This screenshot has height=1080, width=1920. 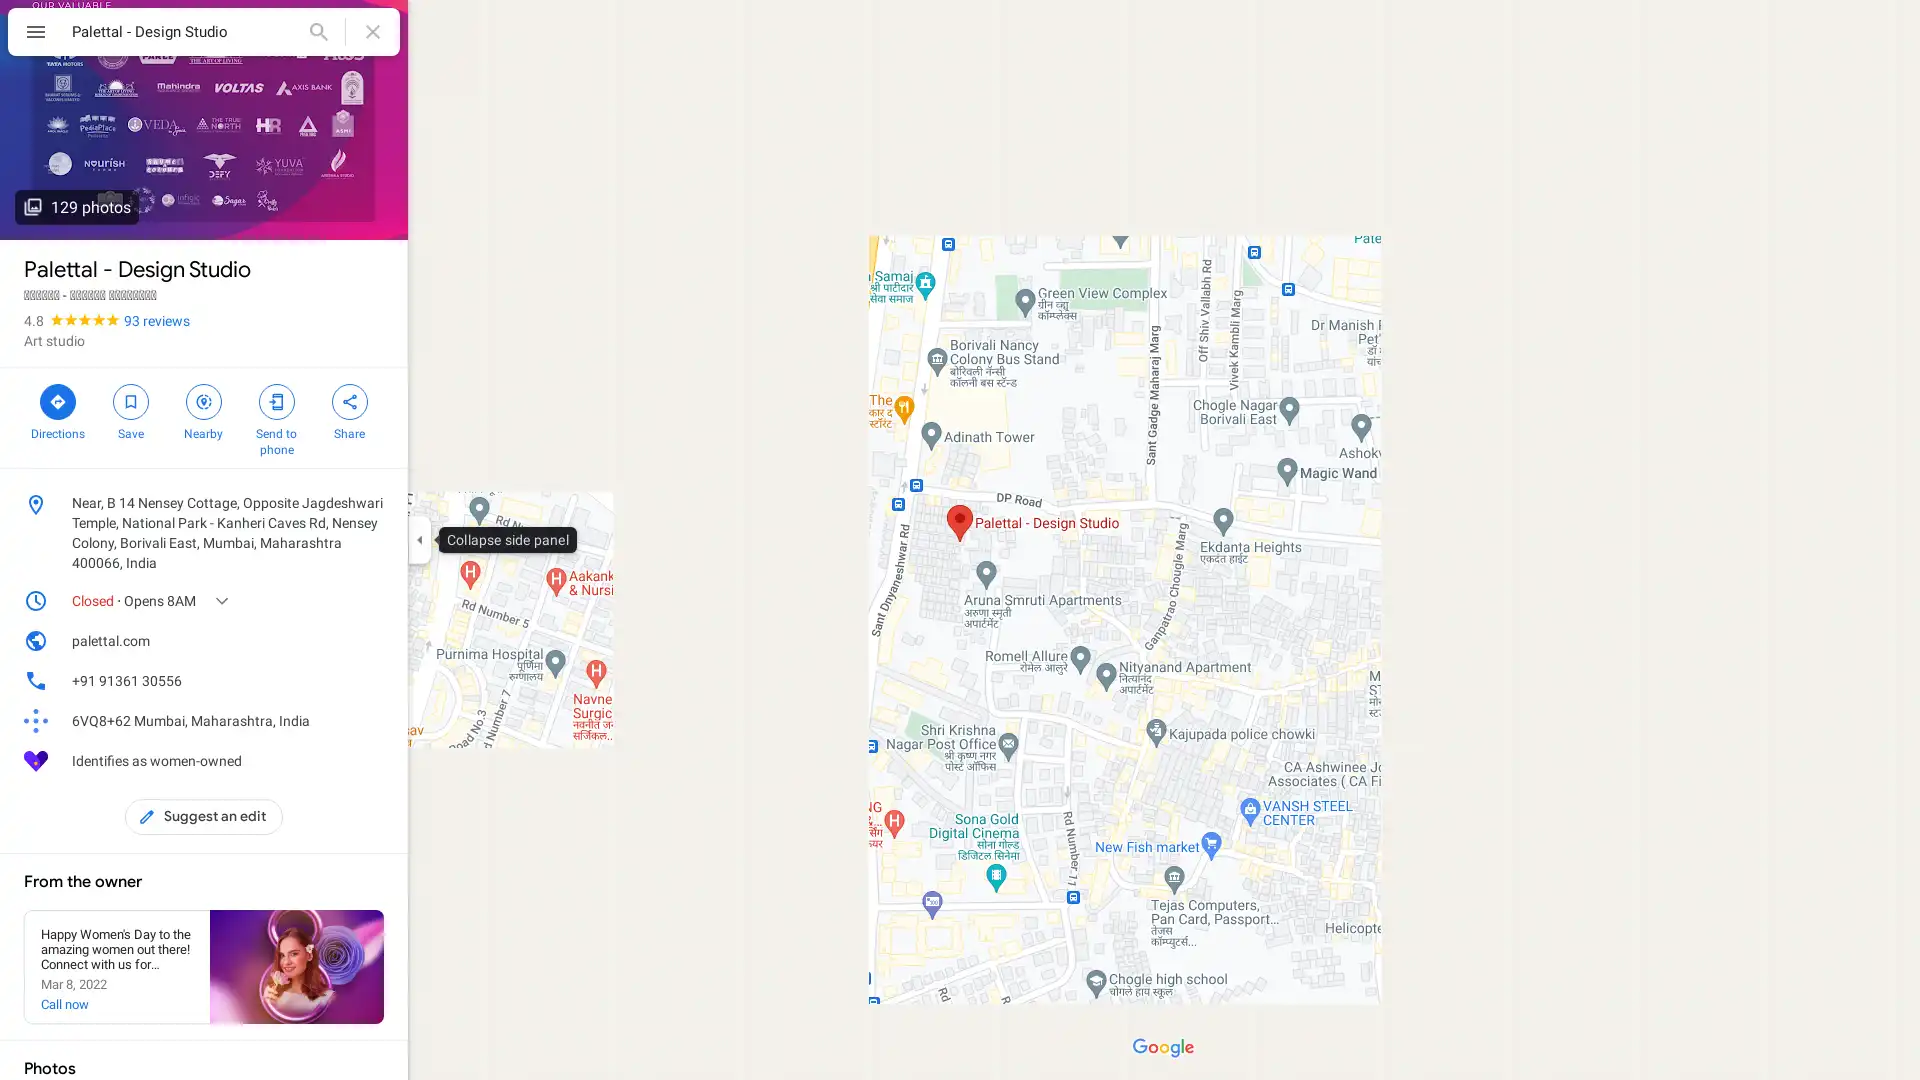 I want to click on Open website, so click(x=344, y=640).